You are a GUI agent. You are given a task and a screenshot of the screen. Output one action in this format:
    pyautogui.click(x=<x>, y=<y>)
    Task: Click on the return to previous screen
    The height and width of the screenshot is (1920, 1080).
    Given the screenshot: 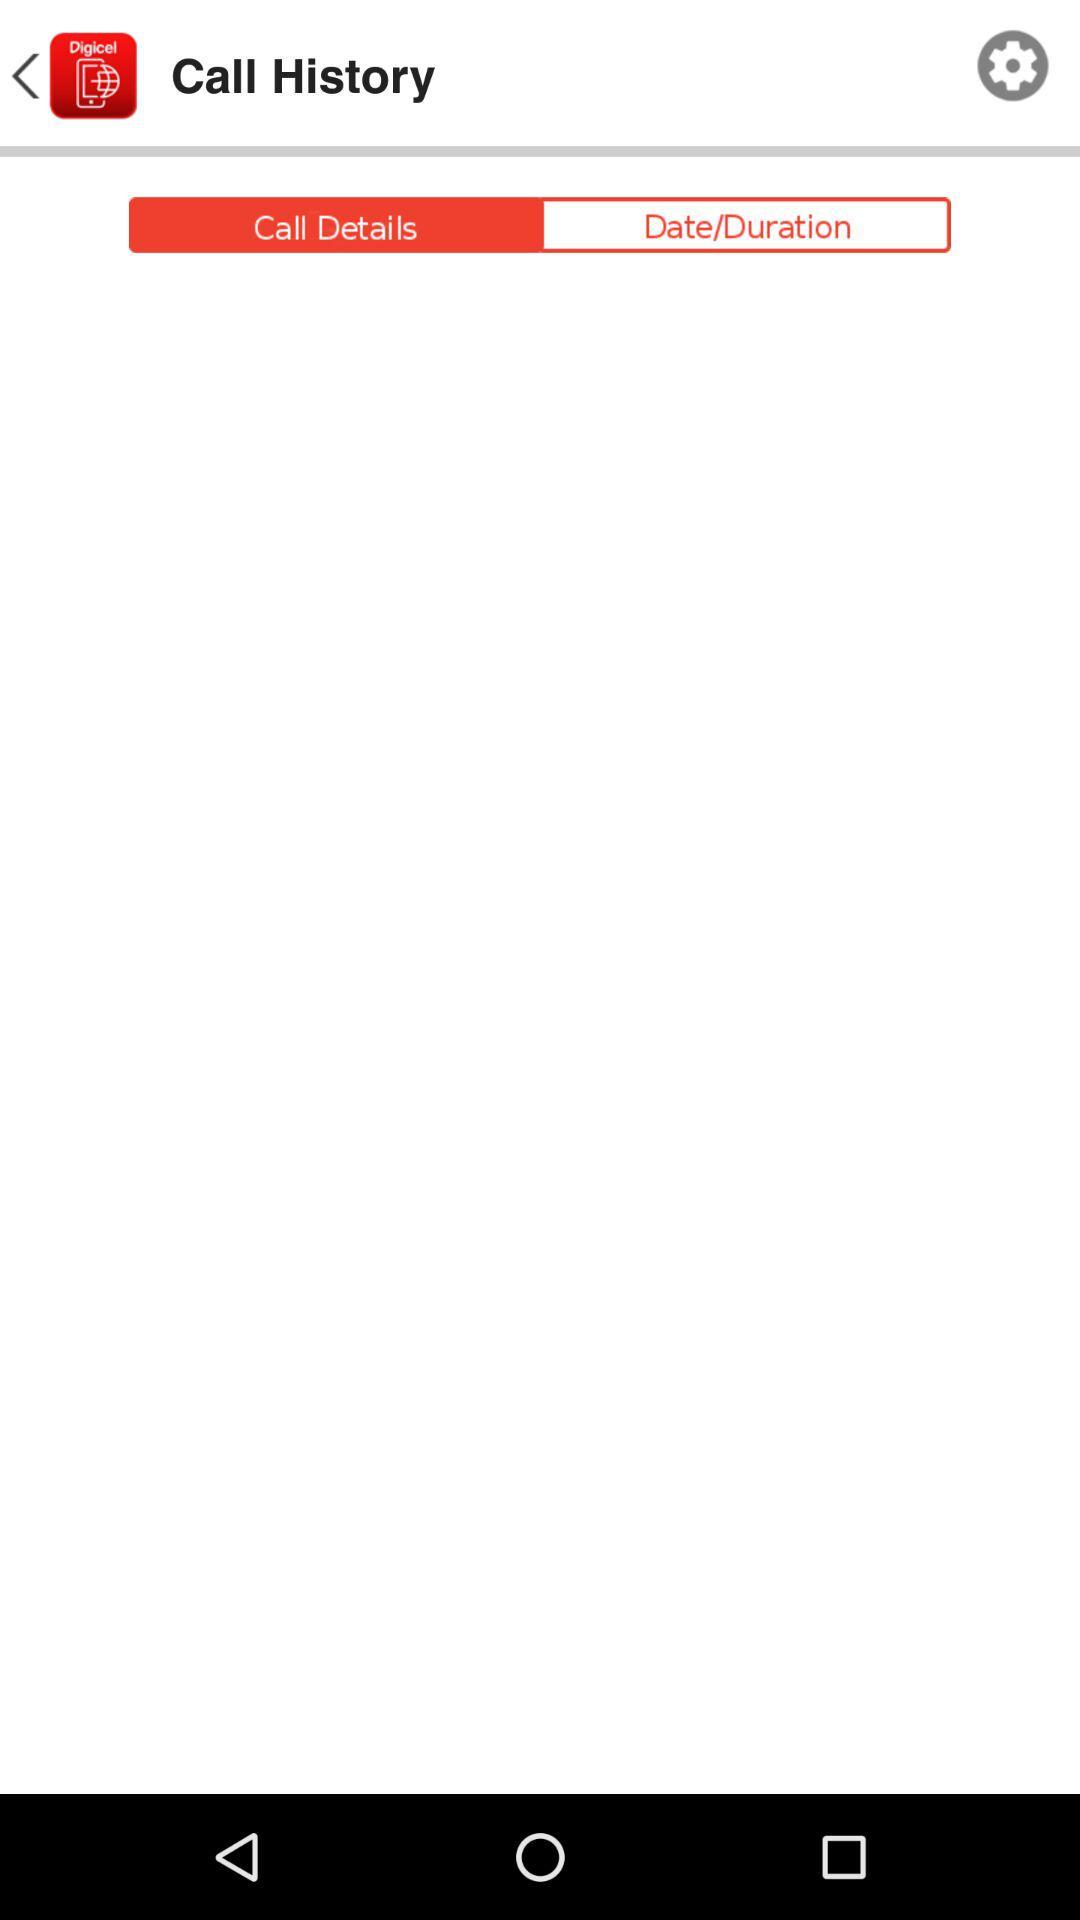 What is the action you would take?
    pyautogui.click(x=71, y=76)
    